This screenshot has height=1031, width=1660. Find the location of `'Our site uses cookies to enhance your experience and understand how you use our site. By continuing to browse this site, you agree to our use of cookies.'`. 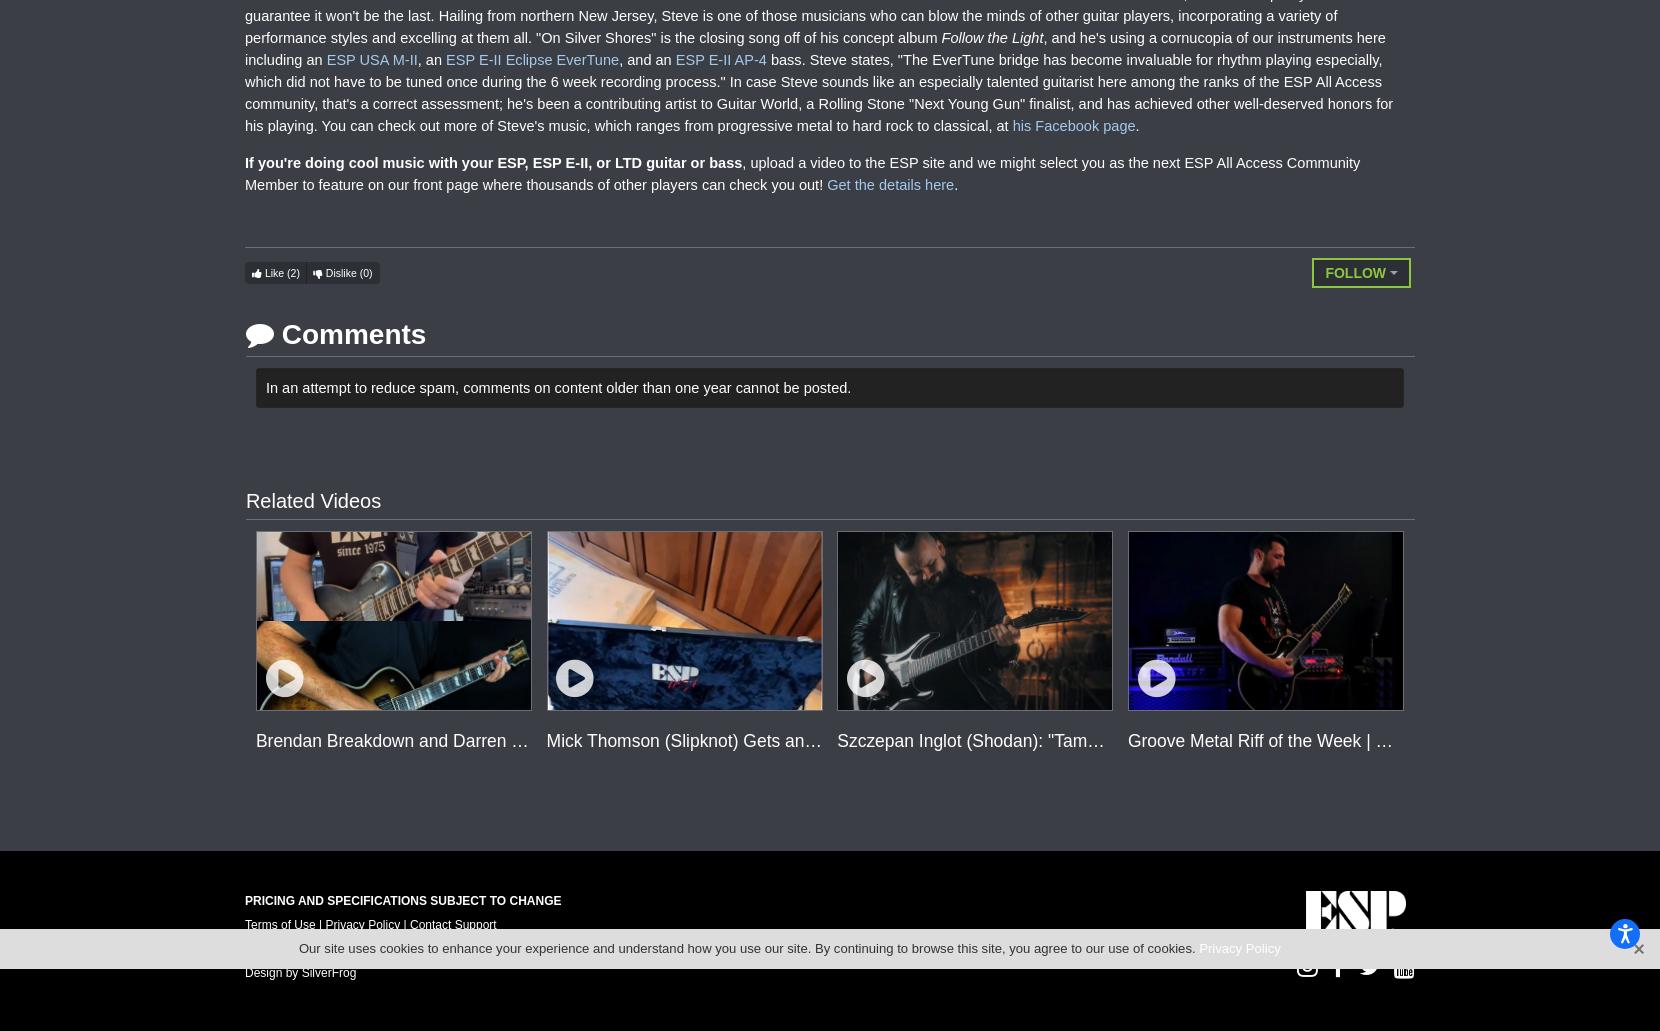

'Our site uses cookies to enhance your experience and understand how you use our site. By continuing to browse this site, you agree to our use of cookies.' is located at coordinates (748, 947).